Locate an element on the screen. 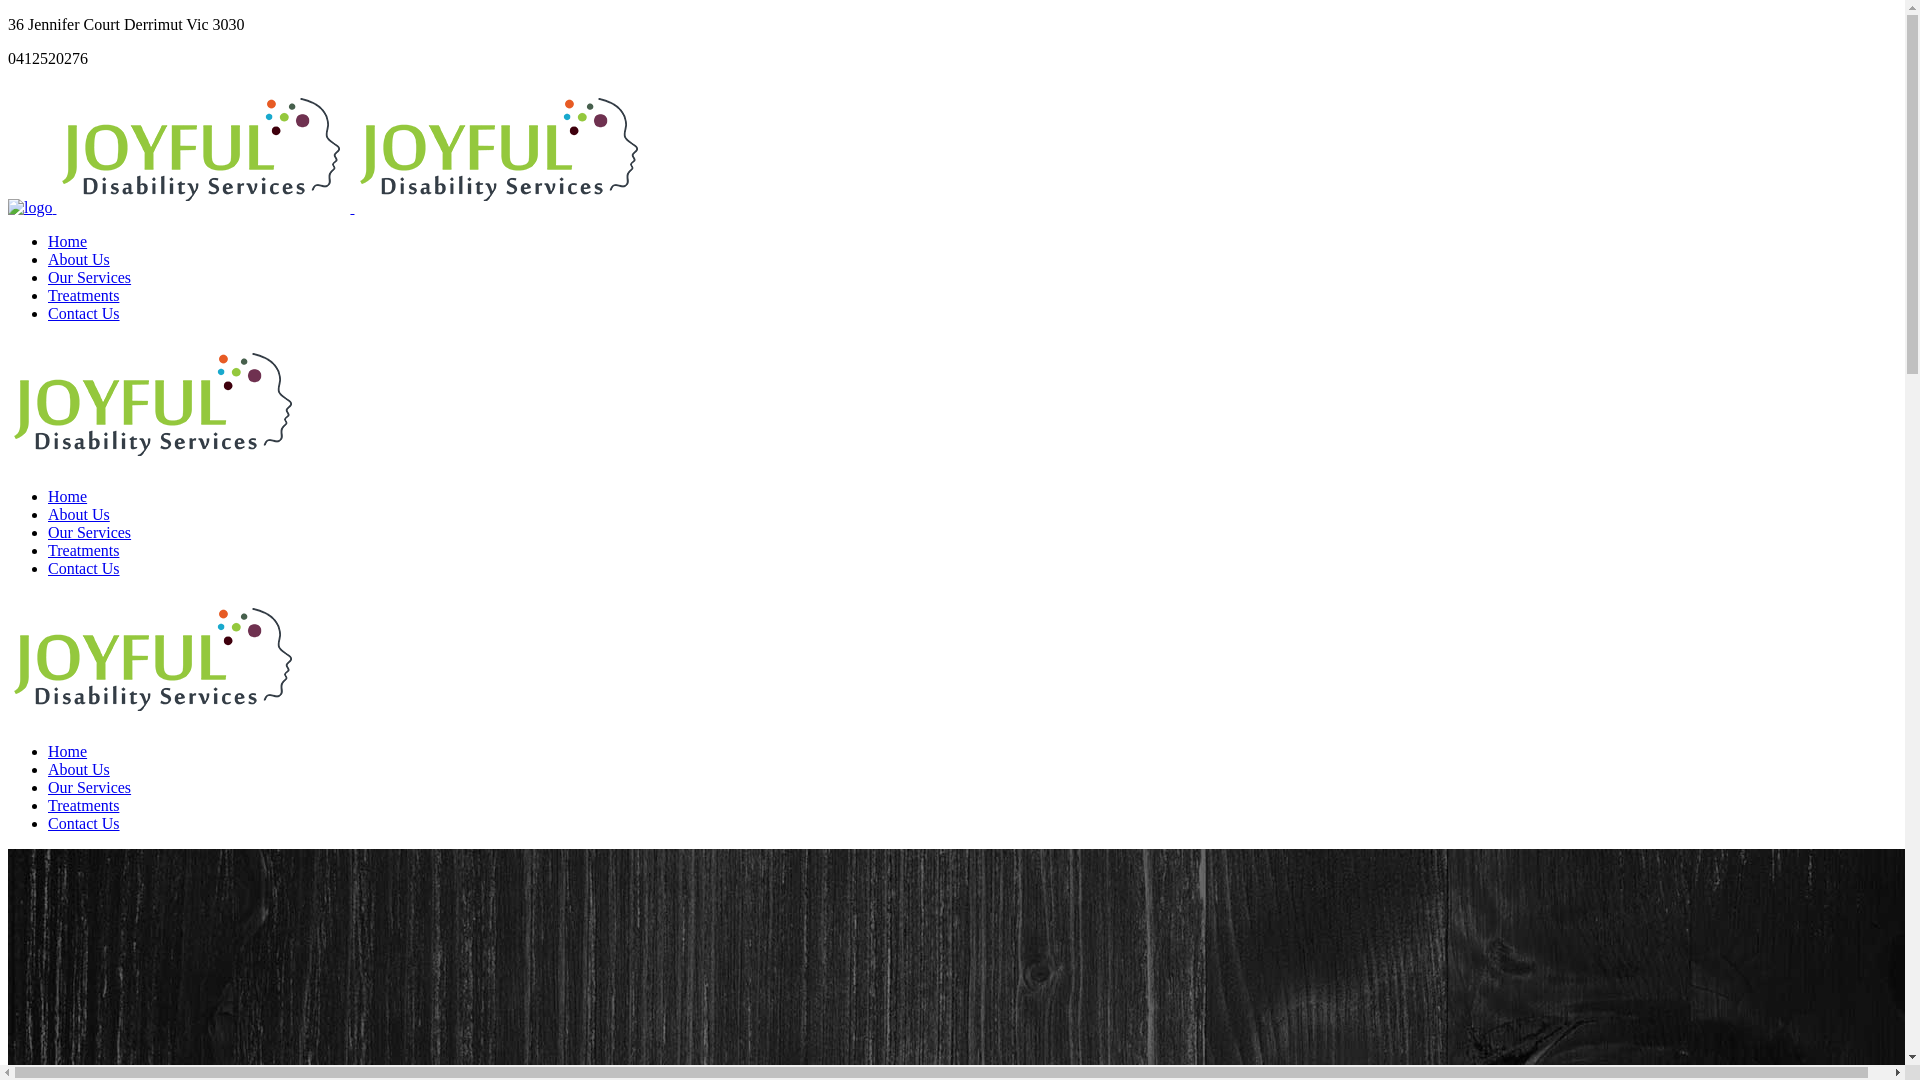  'Contact Us' is located at coordinates (82, 313).